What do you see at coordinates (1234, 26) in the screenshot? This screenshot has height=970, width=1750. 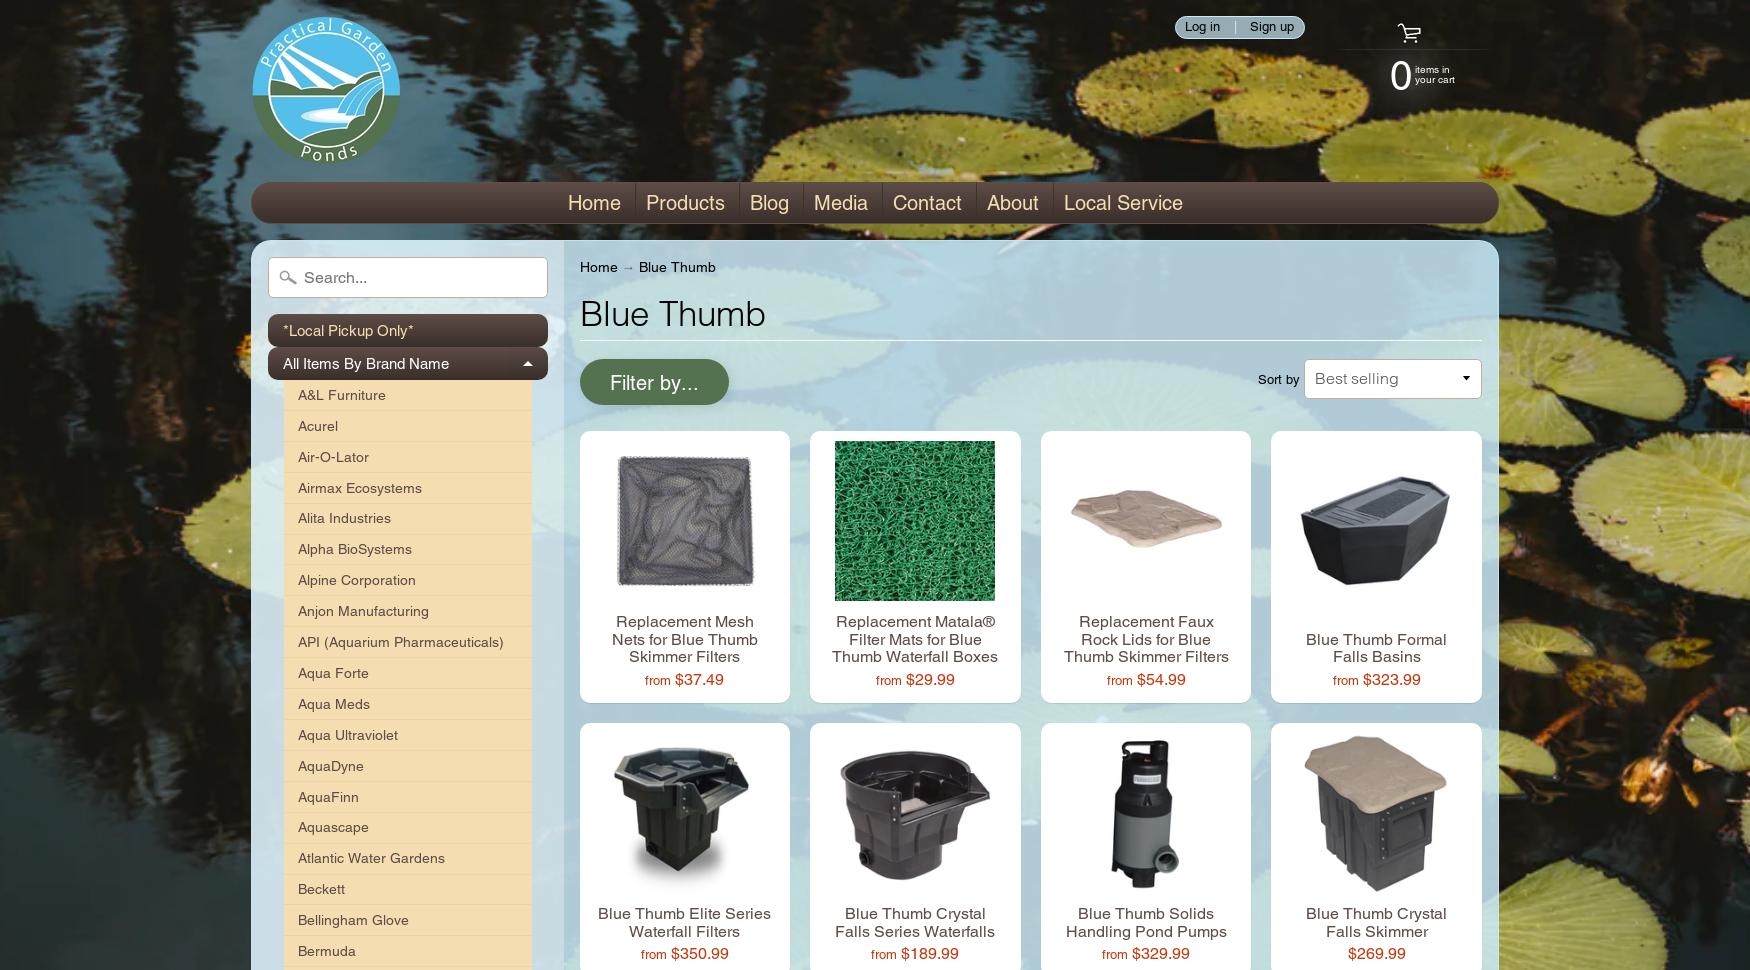 I see `'|'` at bounding box center [1234, 26].